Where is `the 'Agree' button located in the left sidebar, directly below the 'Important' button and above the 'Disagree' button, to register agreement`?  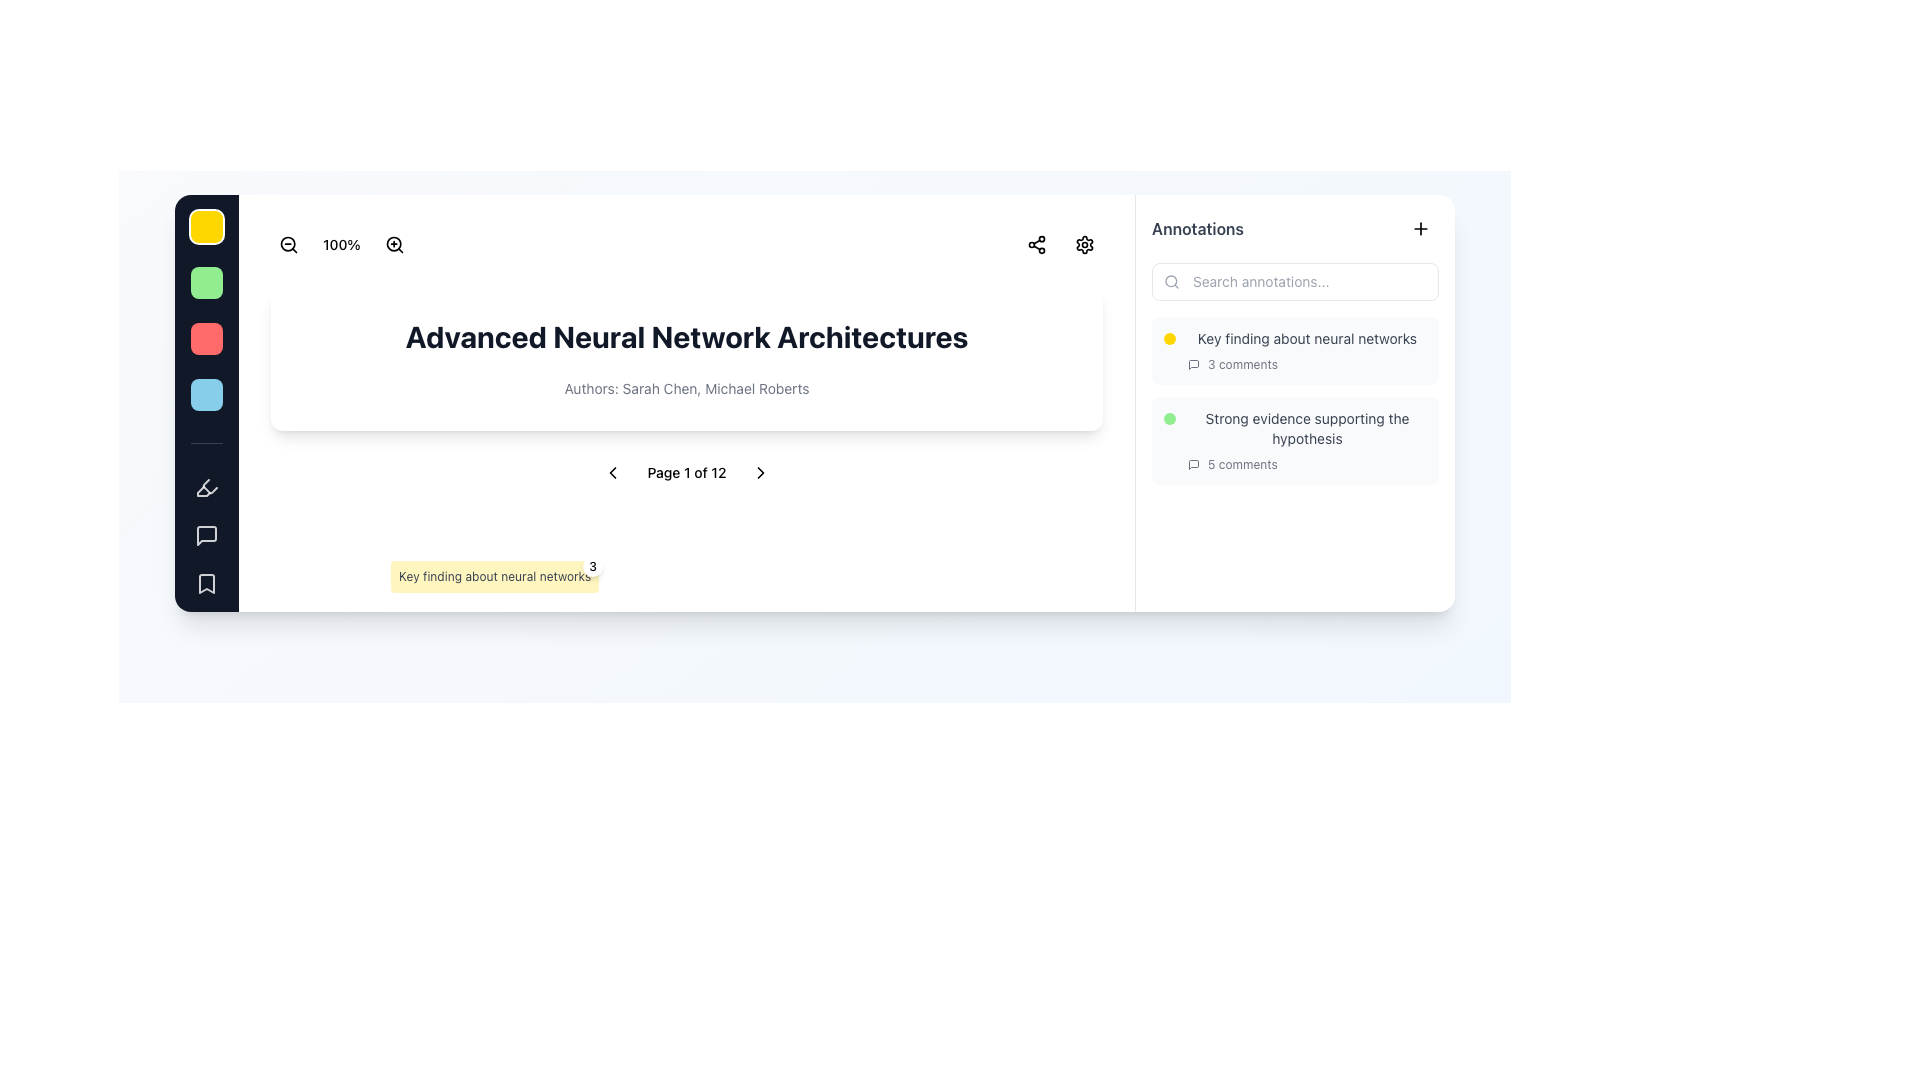 the 'Agree' button located in the left sidebar, directly below the 'Important' button and above the 'Disagree' button, to register agreement is located at coordinates (206, 282).